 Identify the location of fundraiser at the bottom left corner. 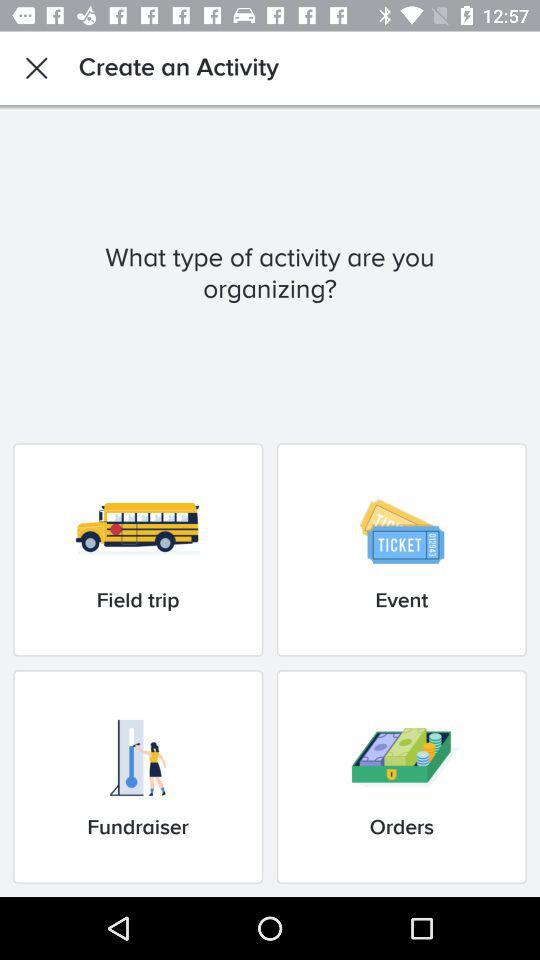
(137, 776).